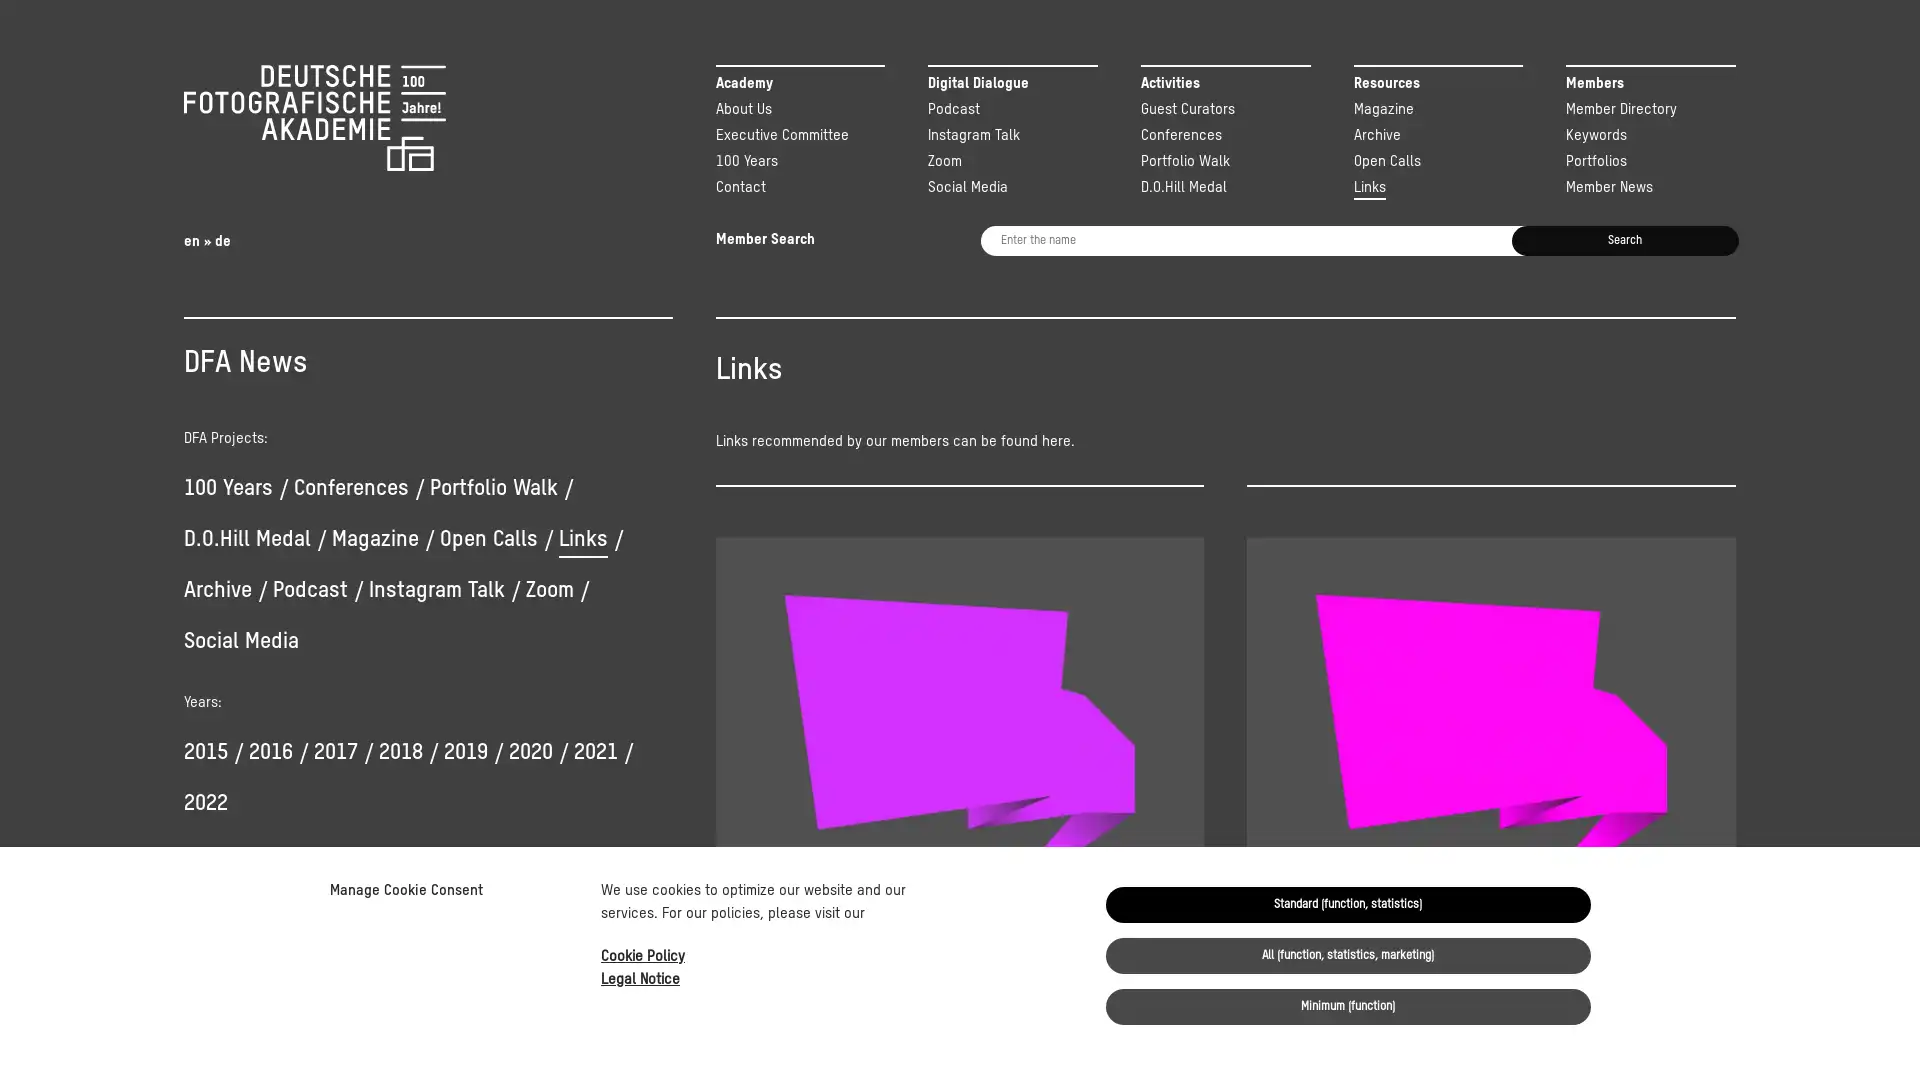  Describe the element at coordinates (582, 540) in the screenshot. I see `Links` at that location.